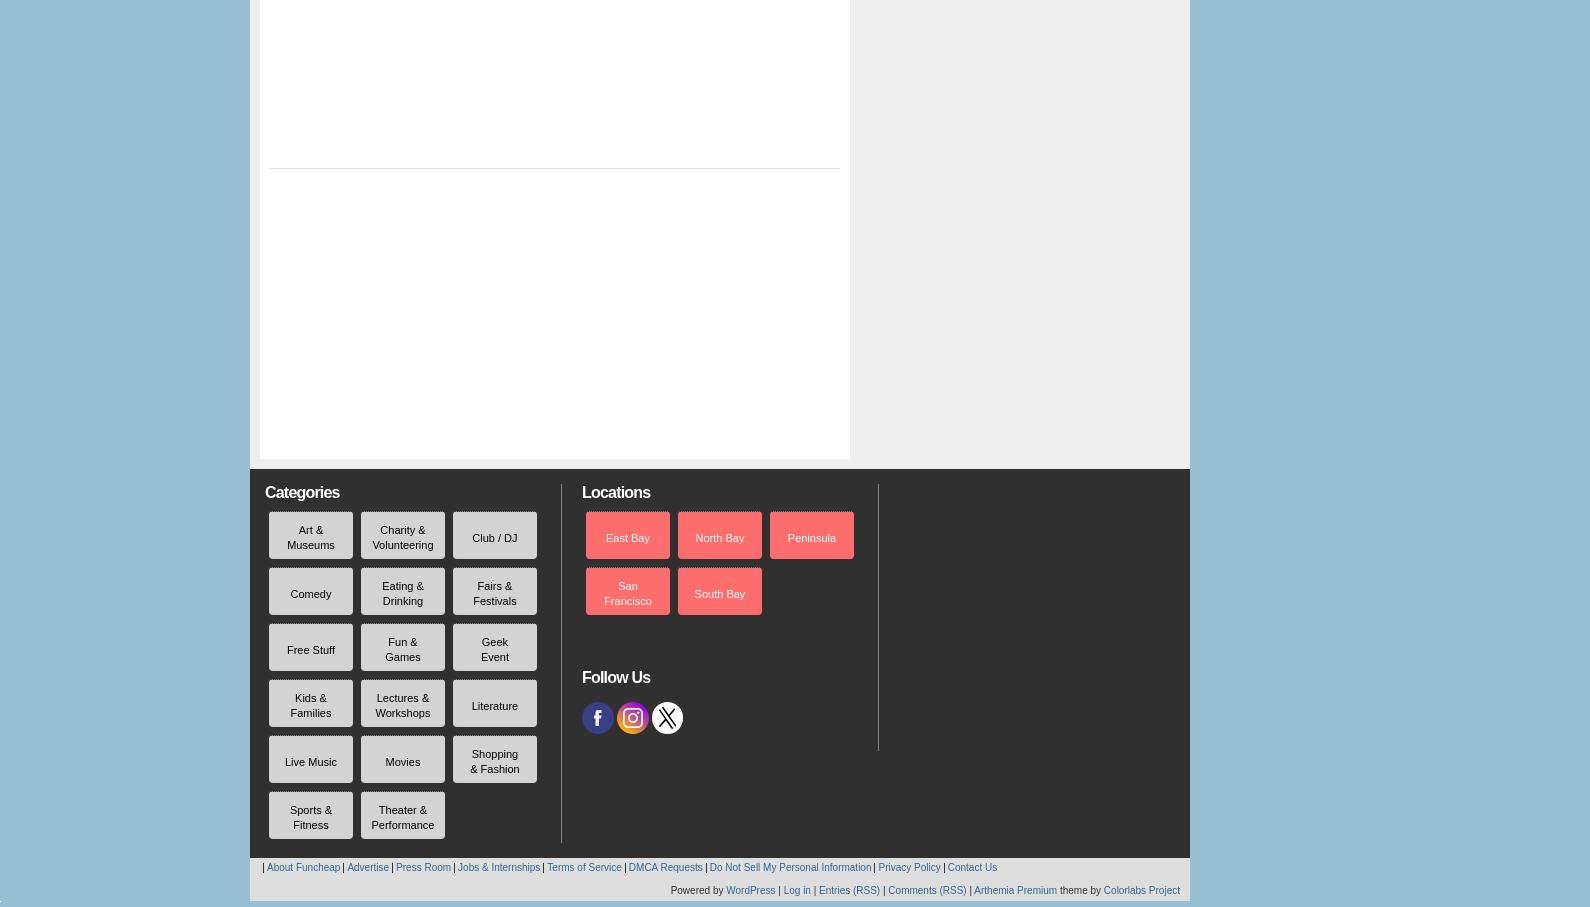 The image size is (1590, 907). I want to click on 'Categories', so click(301, 492).